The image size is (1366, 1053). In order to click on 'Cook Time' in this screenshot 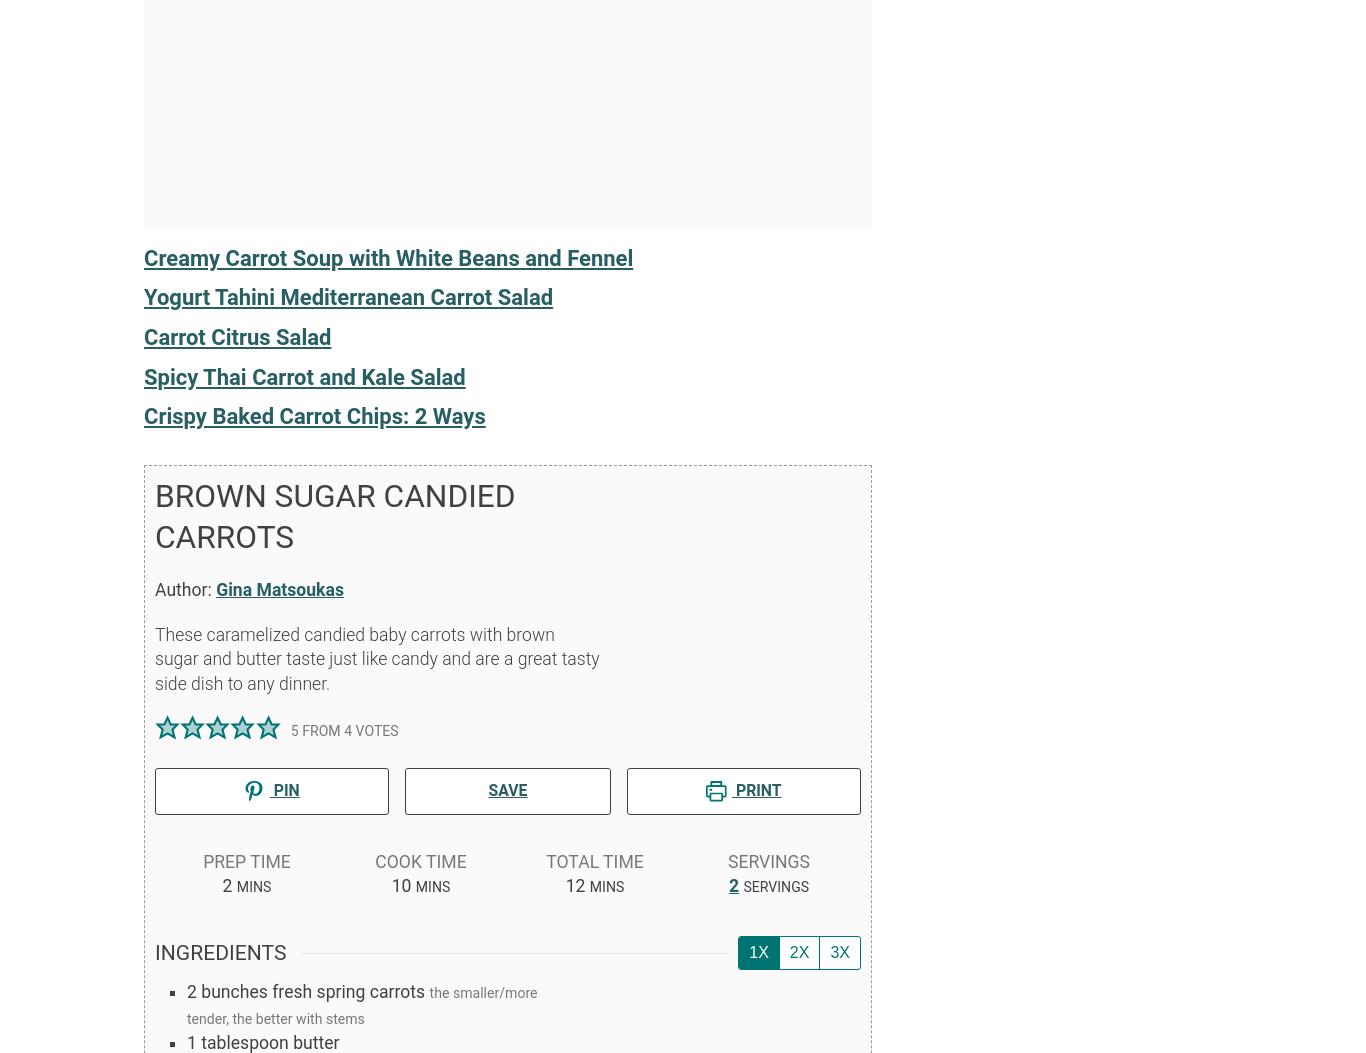, I will do `click(373, 860)`.